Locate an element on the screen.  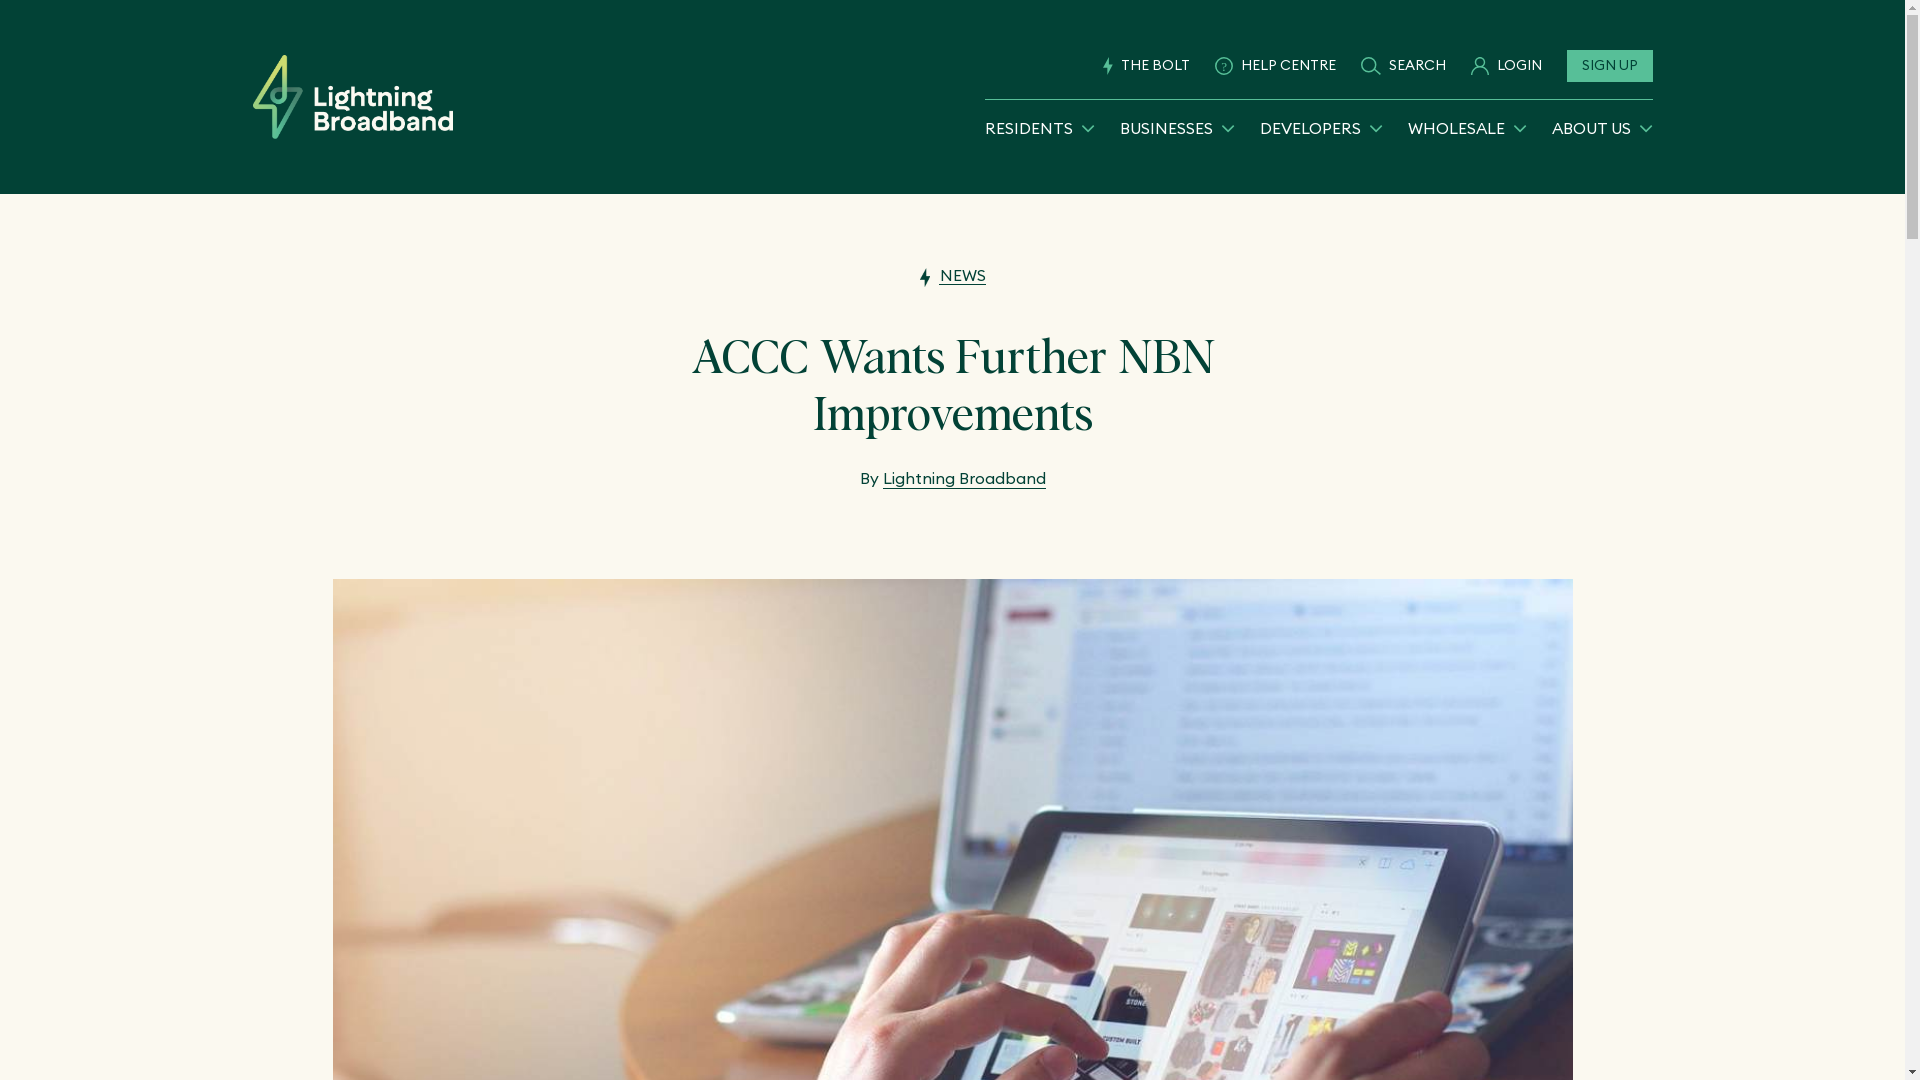
'Lightning Broadband' is located at coordinates (881, 478).